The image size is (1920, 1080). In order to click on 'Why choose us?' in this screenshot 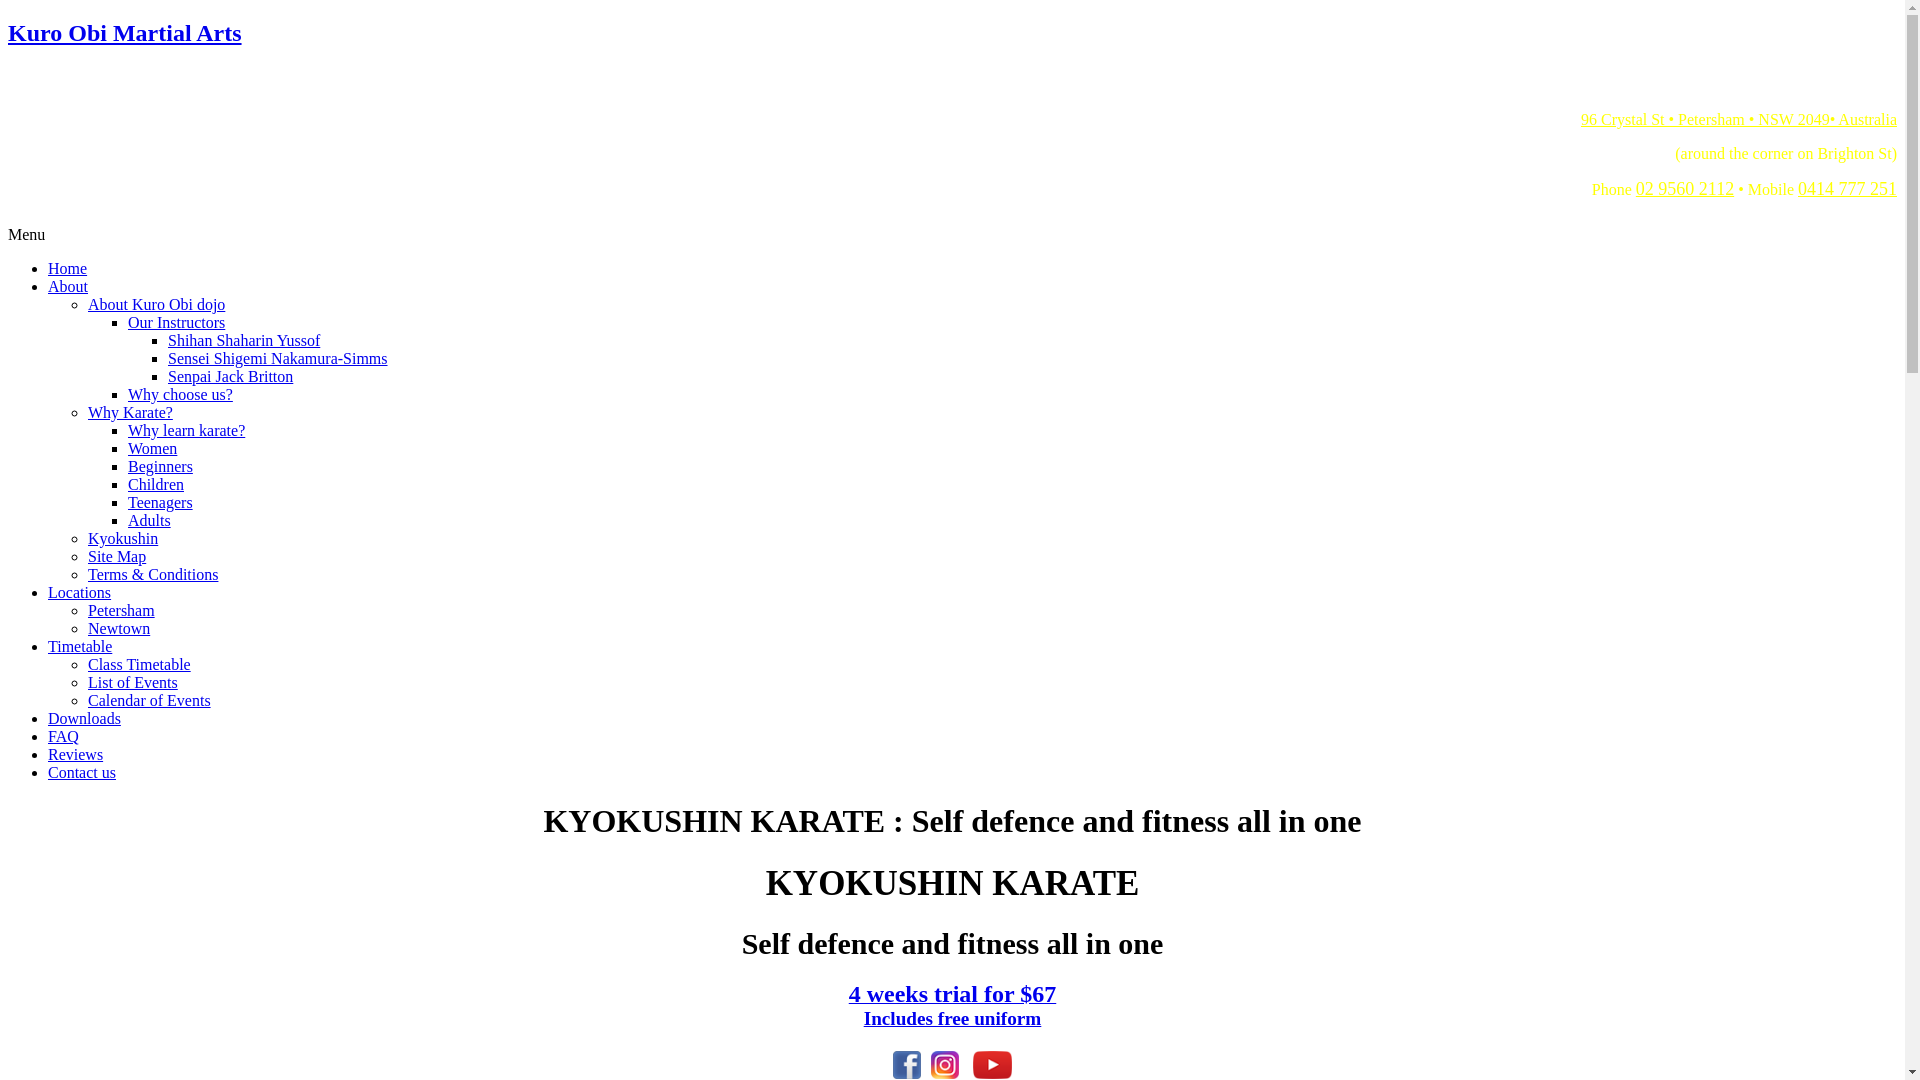, I will do `click(127, 394)`.